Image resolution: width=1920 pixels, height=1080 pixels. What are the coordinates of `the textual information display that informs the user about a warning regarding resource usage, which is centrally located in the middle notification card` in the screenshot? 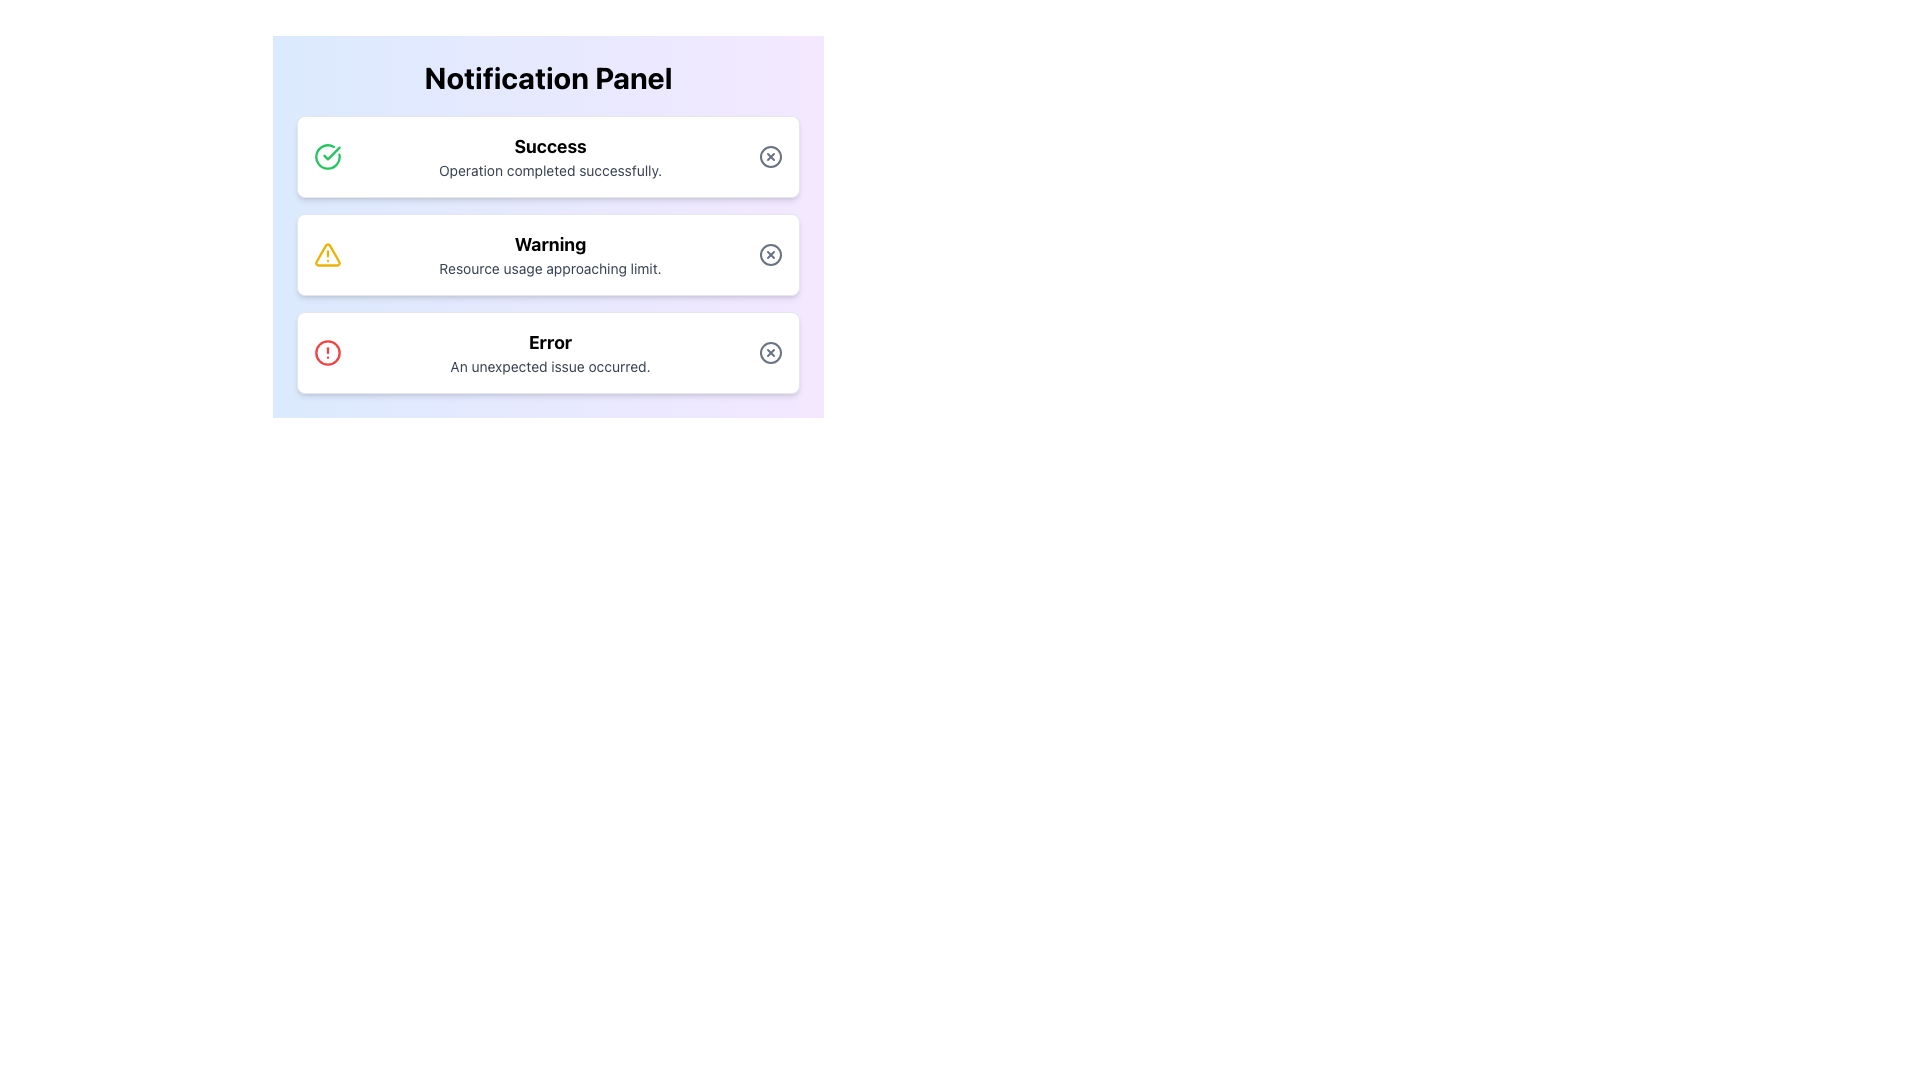 It's located at (550, 253).